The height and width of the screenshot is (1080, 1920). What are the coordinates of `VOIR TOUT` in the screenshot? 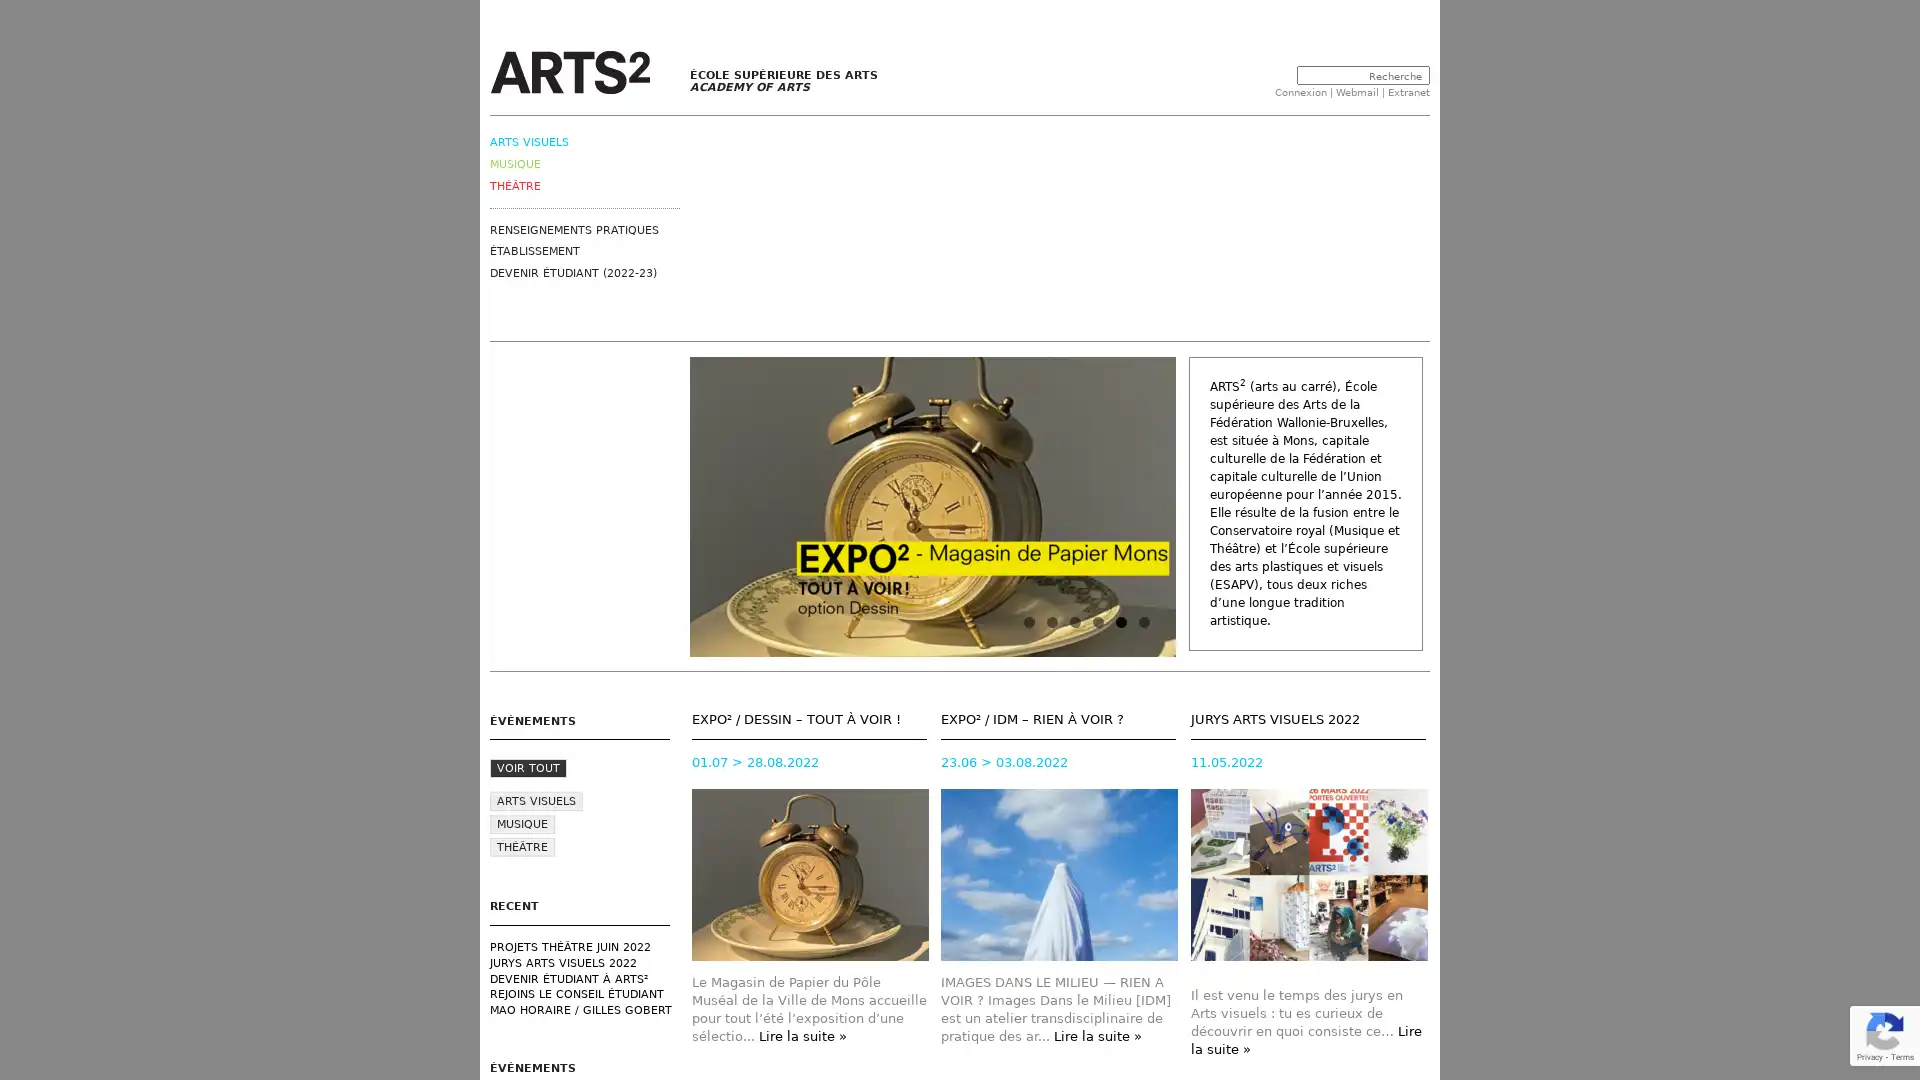 It's located at (528, 767).